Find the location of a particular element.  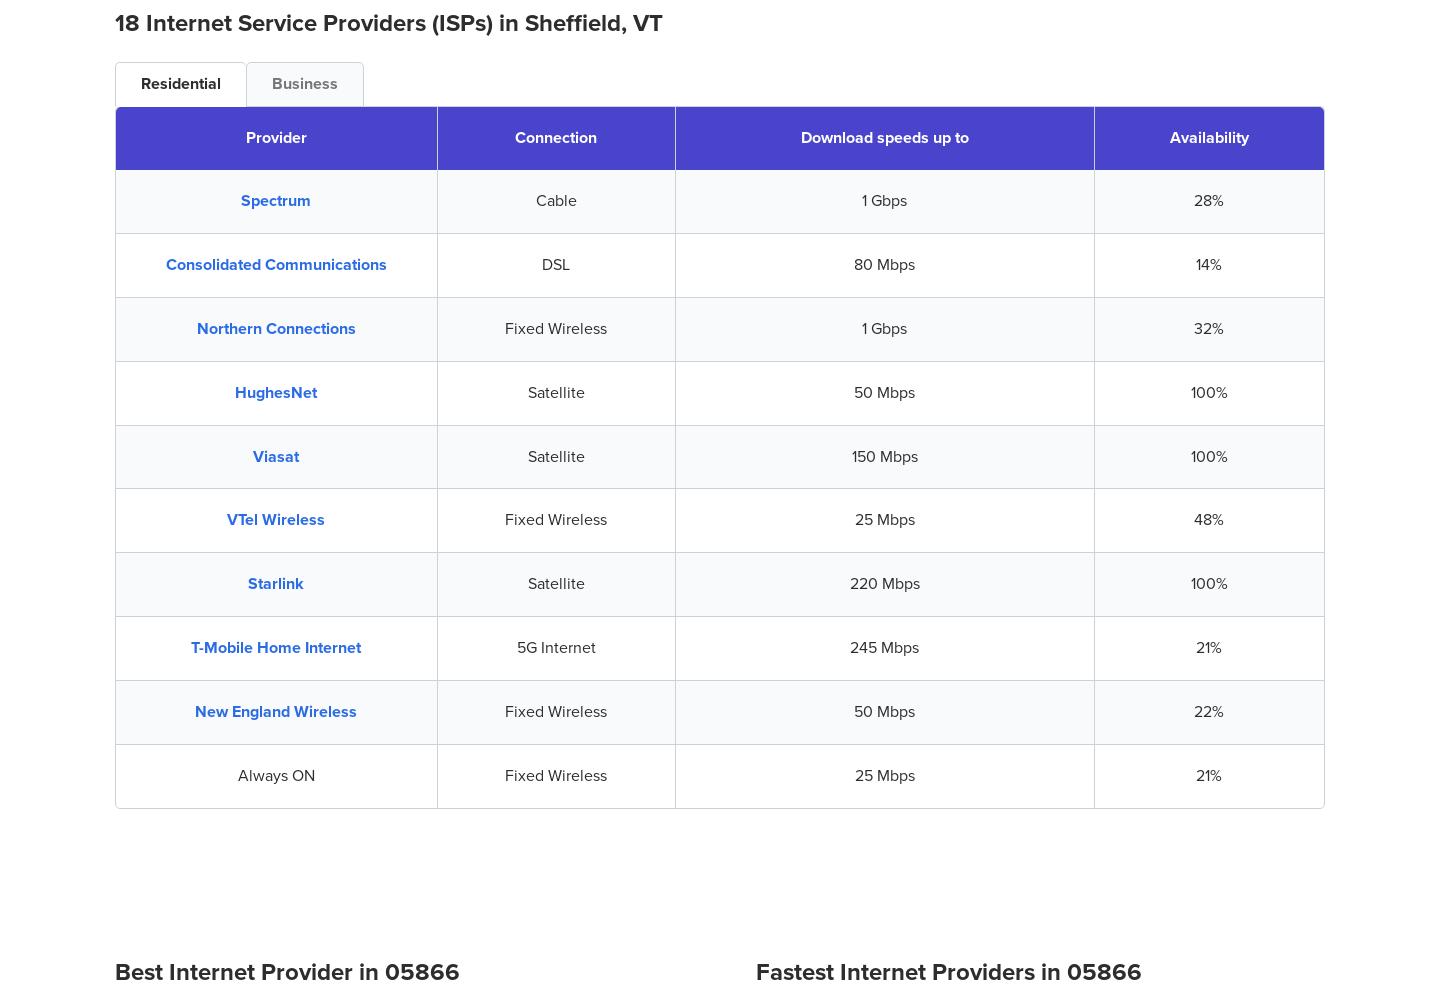

'5G Internet' is located at coordinates (555, 648).